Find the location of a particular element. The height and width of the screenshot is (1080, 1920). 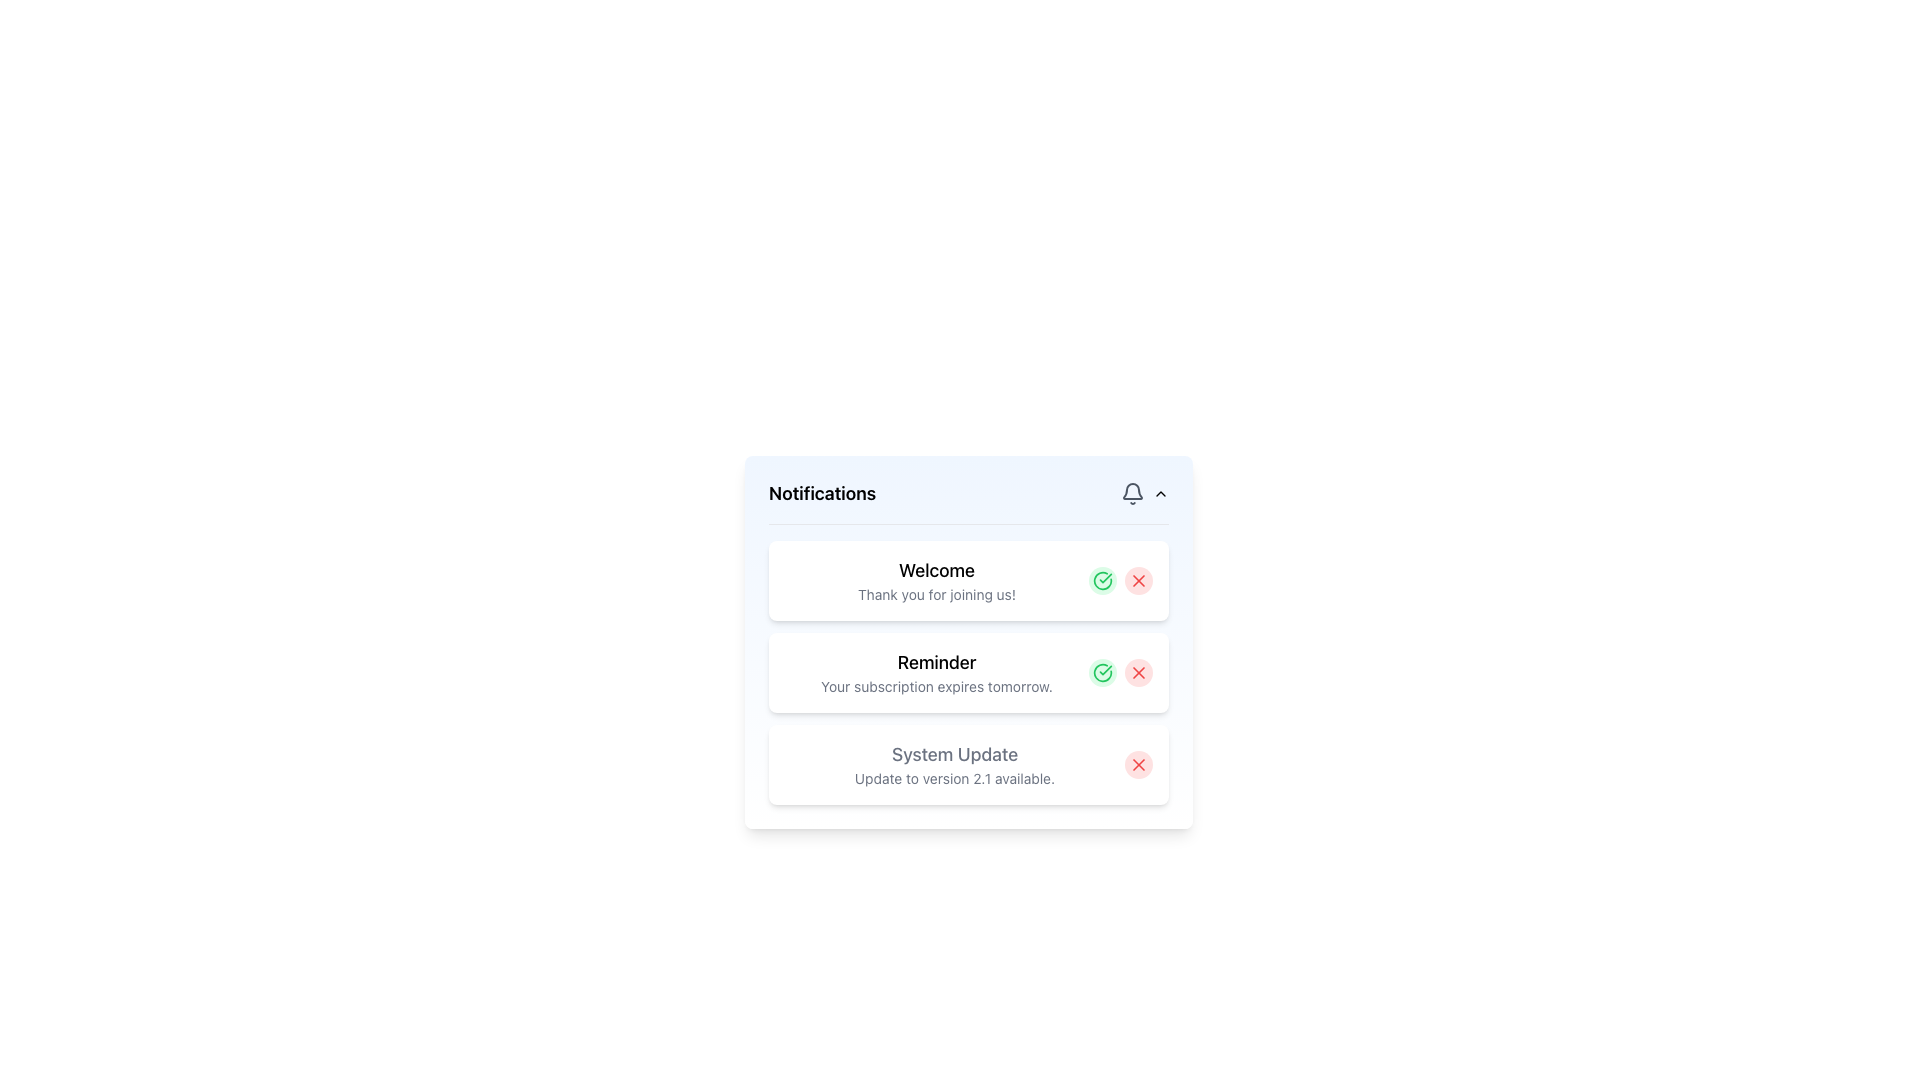

the green circular icon with a white checkmark symbol located to the right of the 'Reminder' notification text to confirm the notification is located at coordinates (1102, 672).